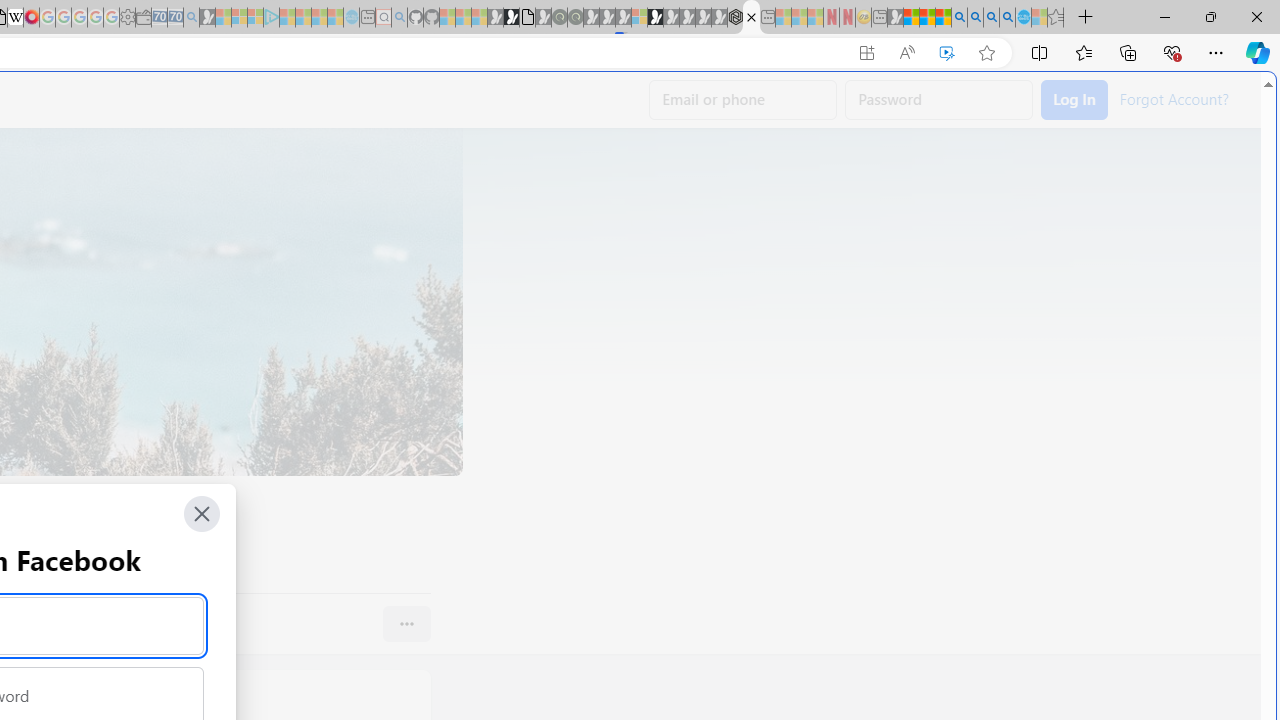 The height and width of the screenshot is (720, 1280). What do you see at coordinates (958, 17) in the screenshot?
I see `'Bing AI - Search'` at bounding box center [958, 17].